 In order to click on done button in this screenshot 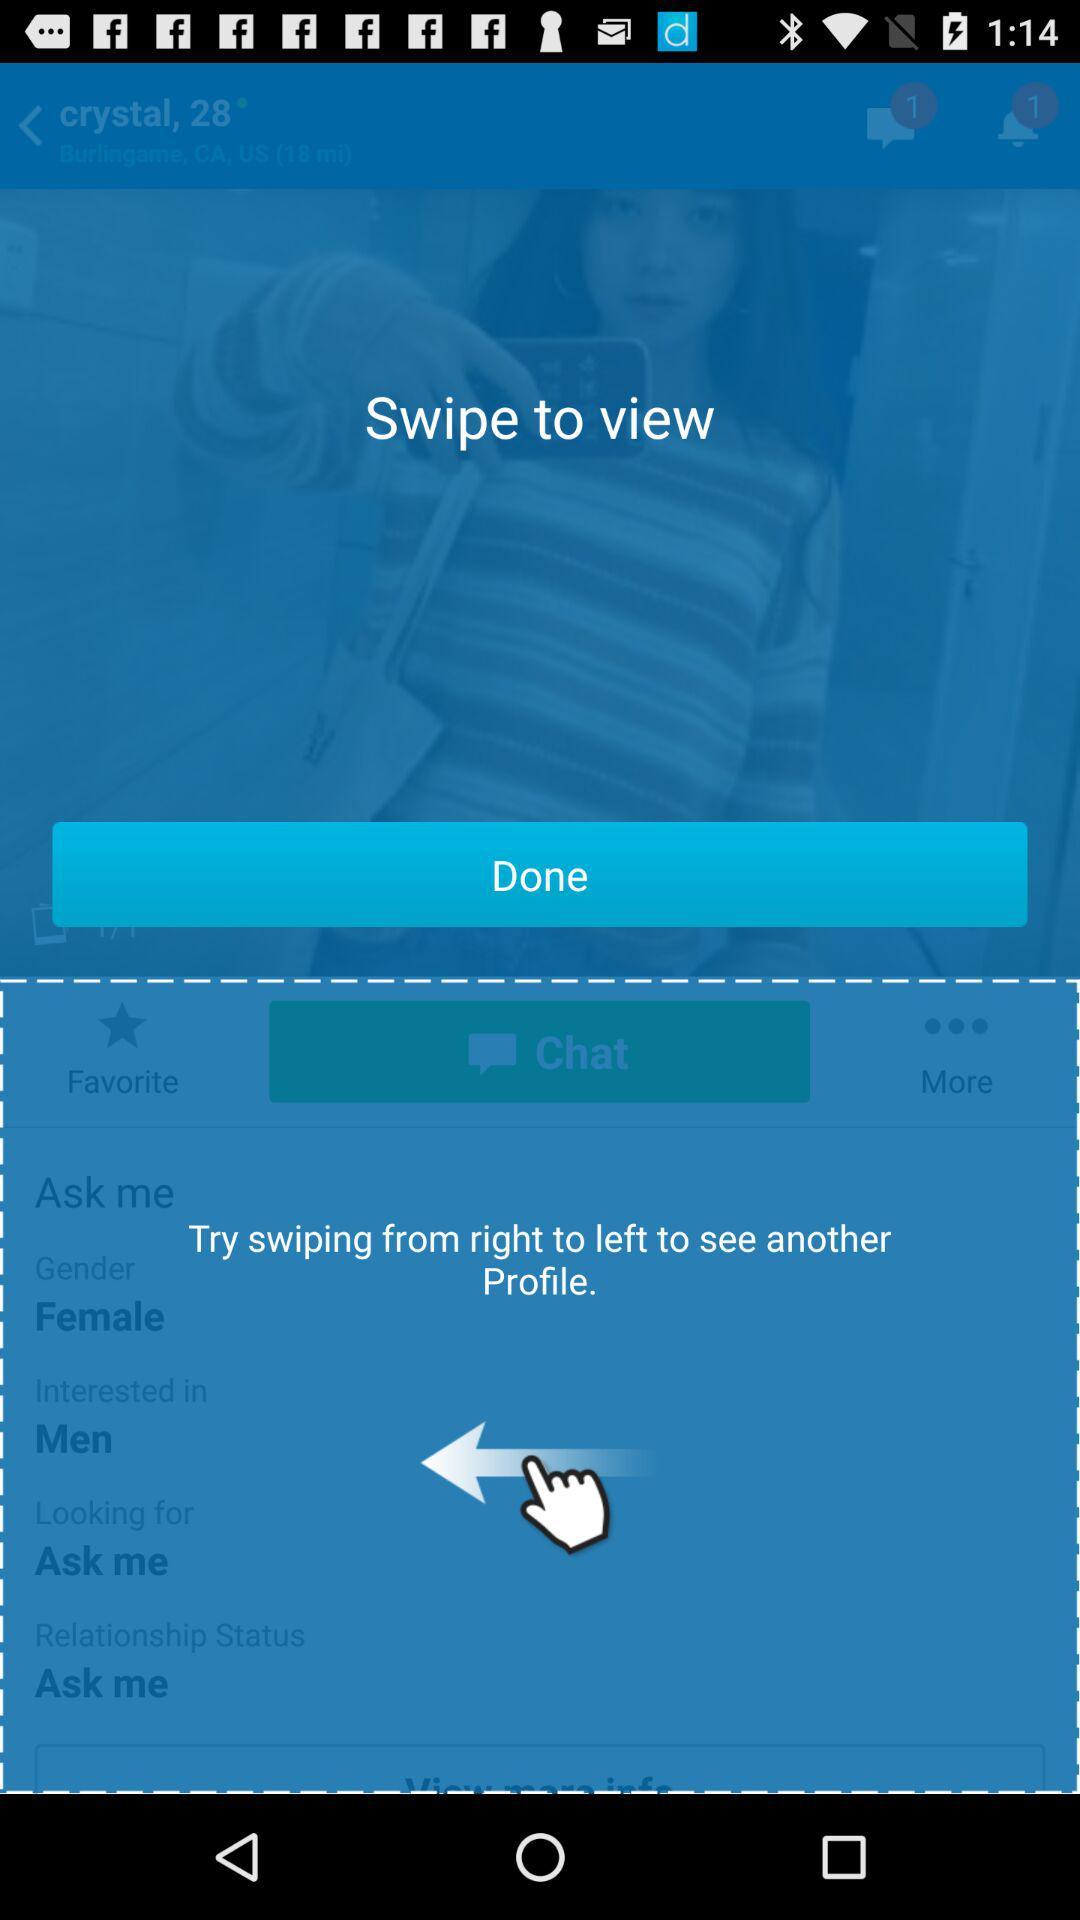, I will do `click(540, 874)`.